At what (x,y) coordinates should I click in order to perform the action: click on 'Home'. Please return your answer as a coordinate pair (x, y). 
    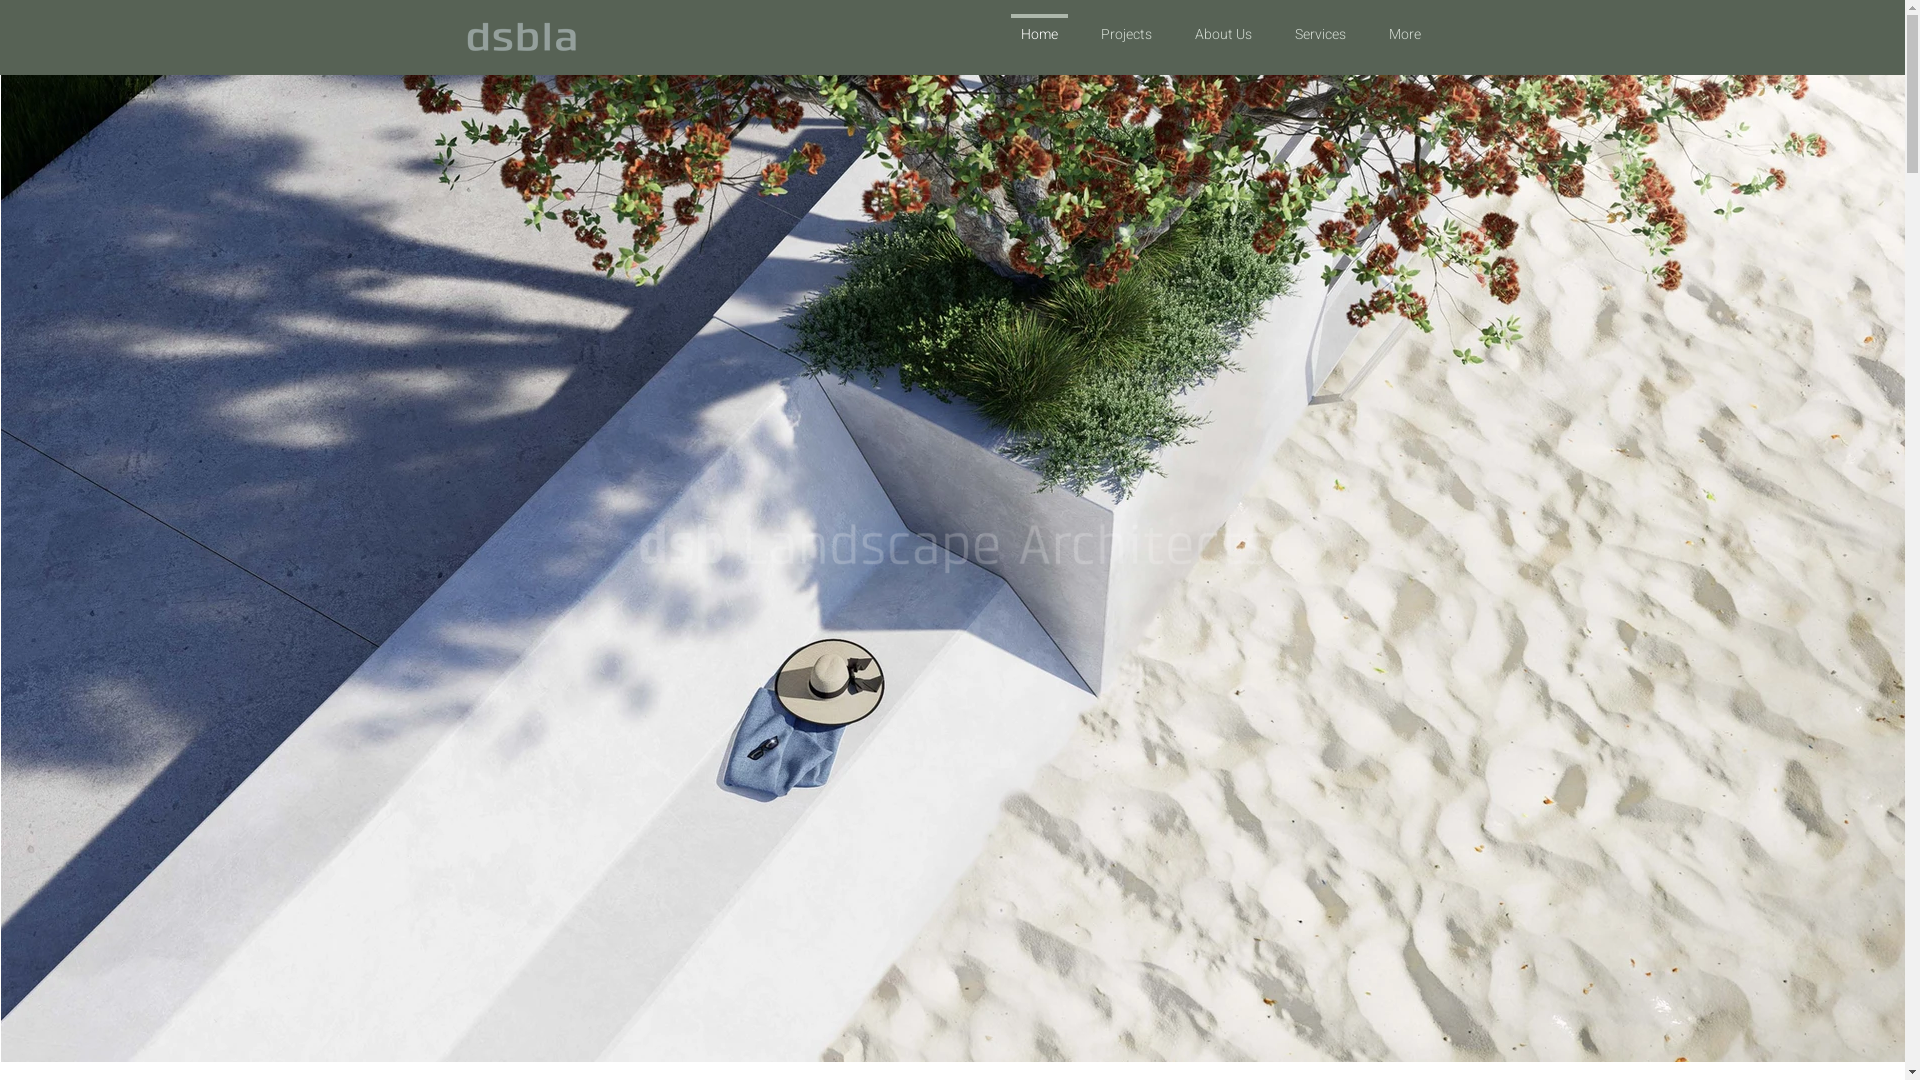
    Looking at the image, I should click on (1038, 25).